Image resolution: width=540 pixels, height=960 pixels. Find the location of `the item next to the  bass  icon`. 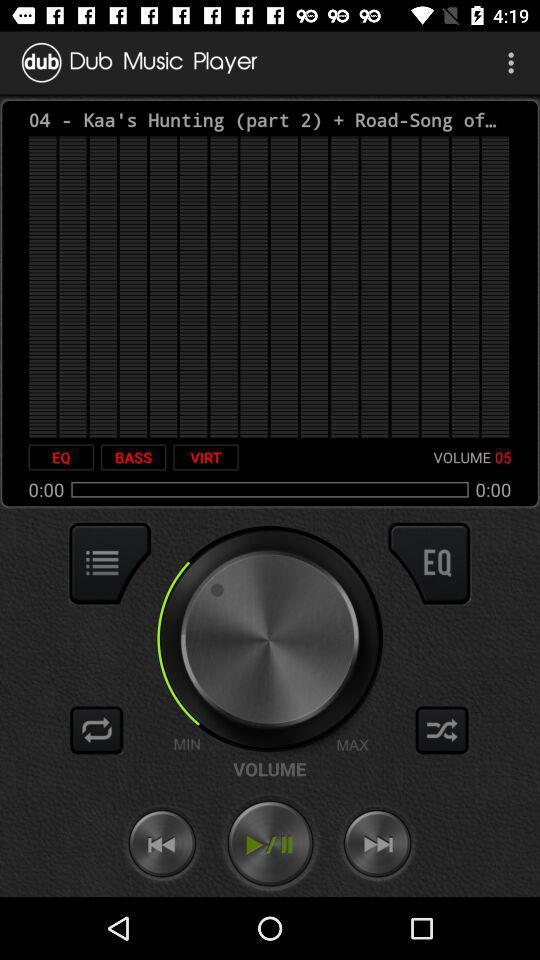

the item next to the  bass  icon is located at coordinates (205, 457).